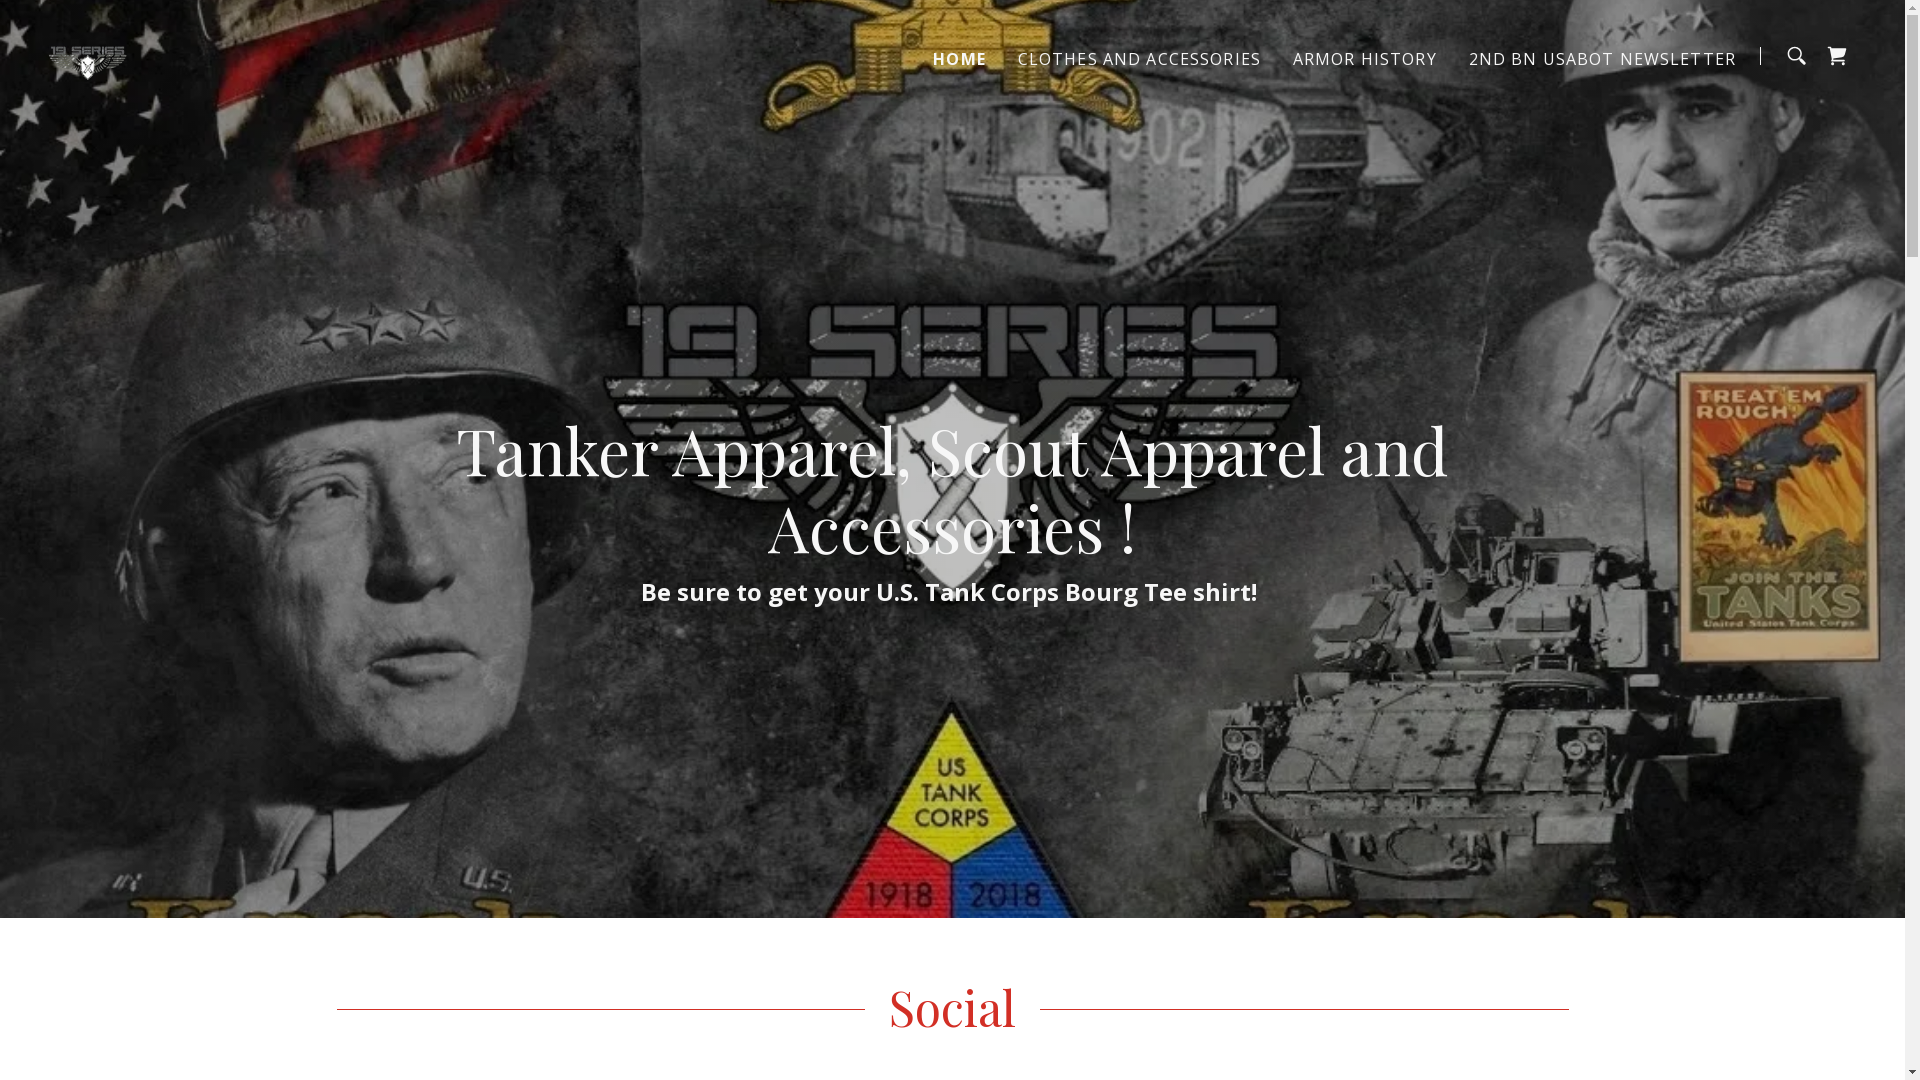  I want to click on '2ND BN USABOT NEWSLETTER', so click(1602, 56).